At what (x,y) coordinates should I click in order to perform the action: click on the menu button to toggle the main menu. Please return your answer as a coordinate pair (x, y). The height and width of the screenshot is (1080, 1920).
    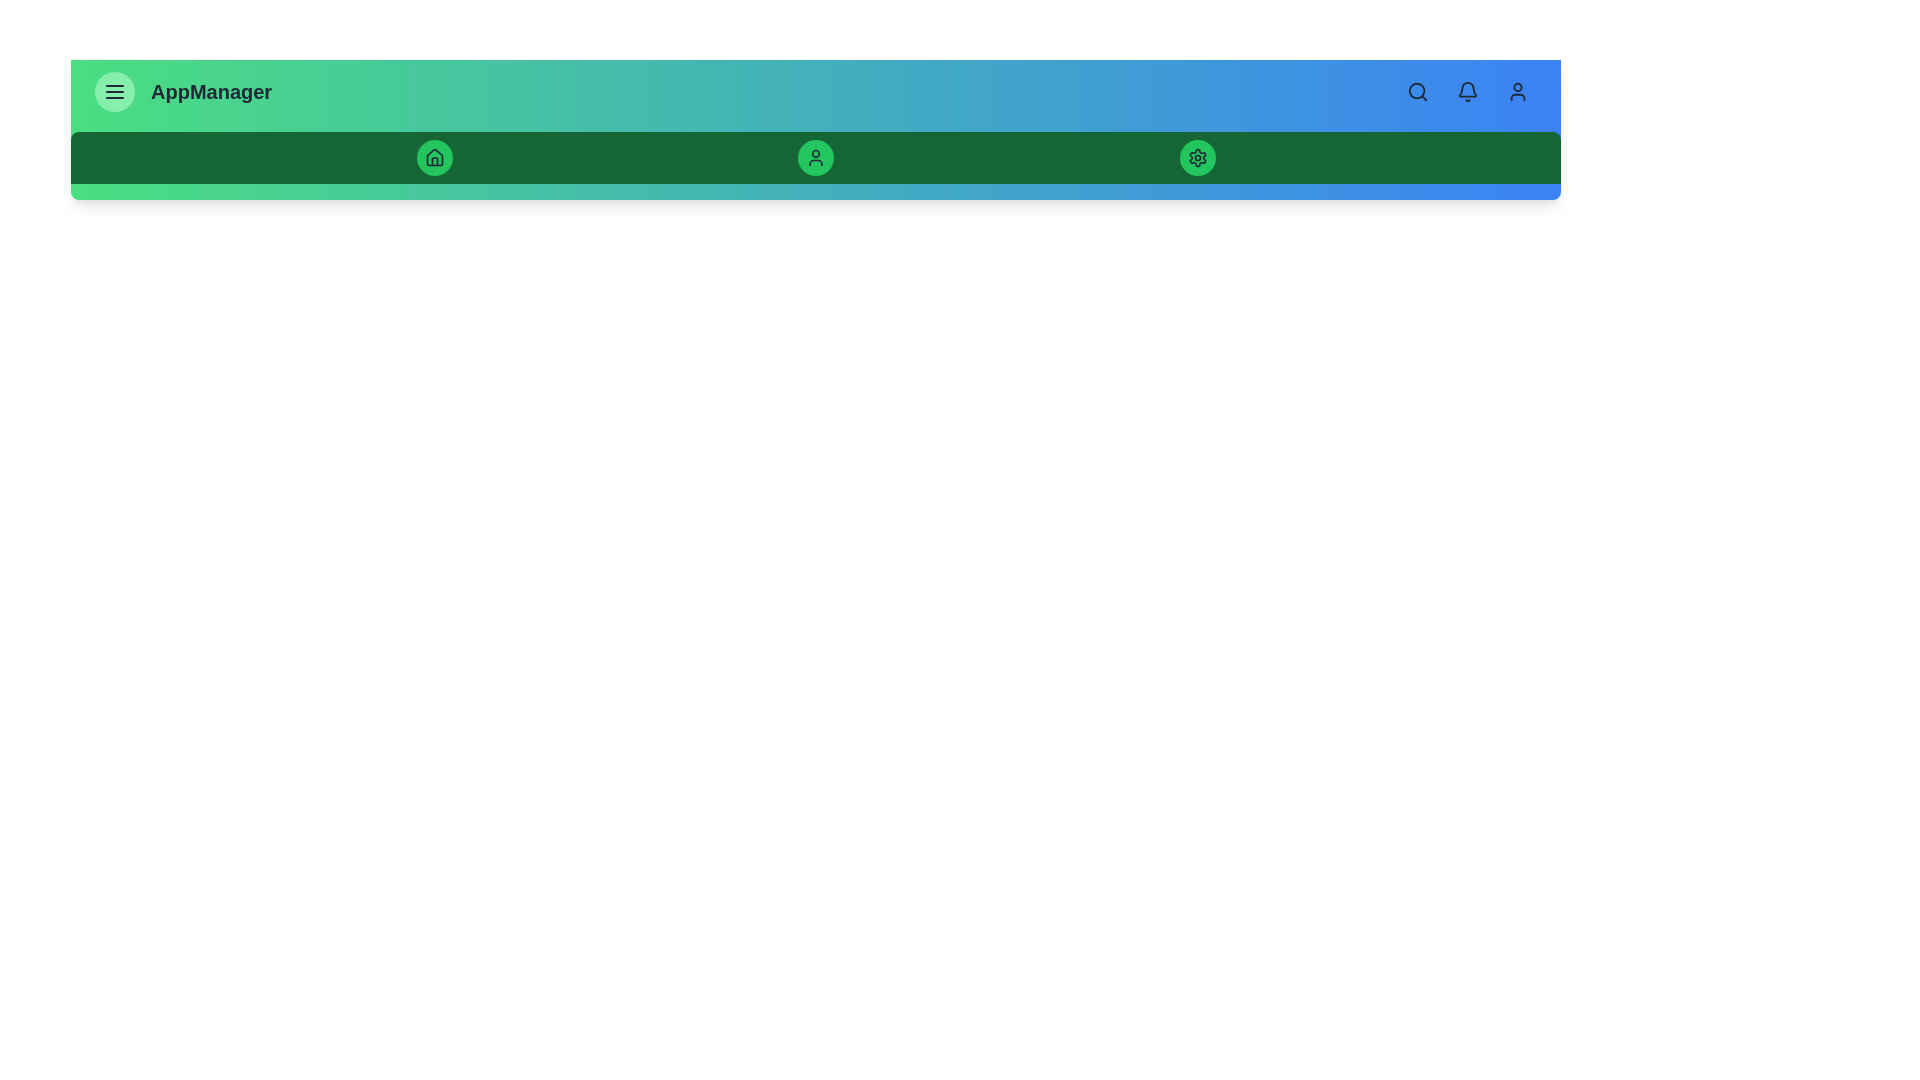
    Looking at the image, I should click on (114, 92).